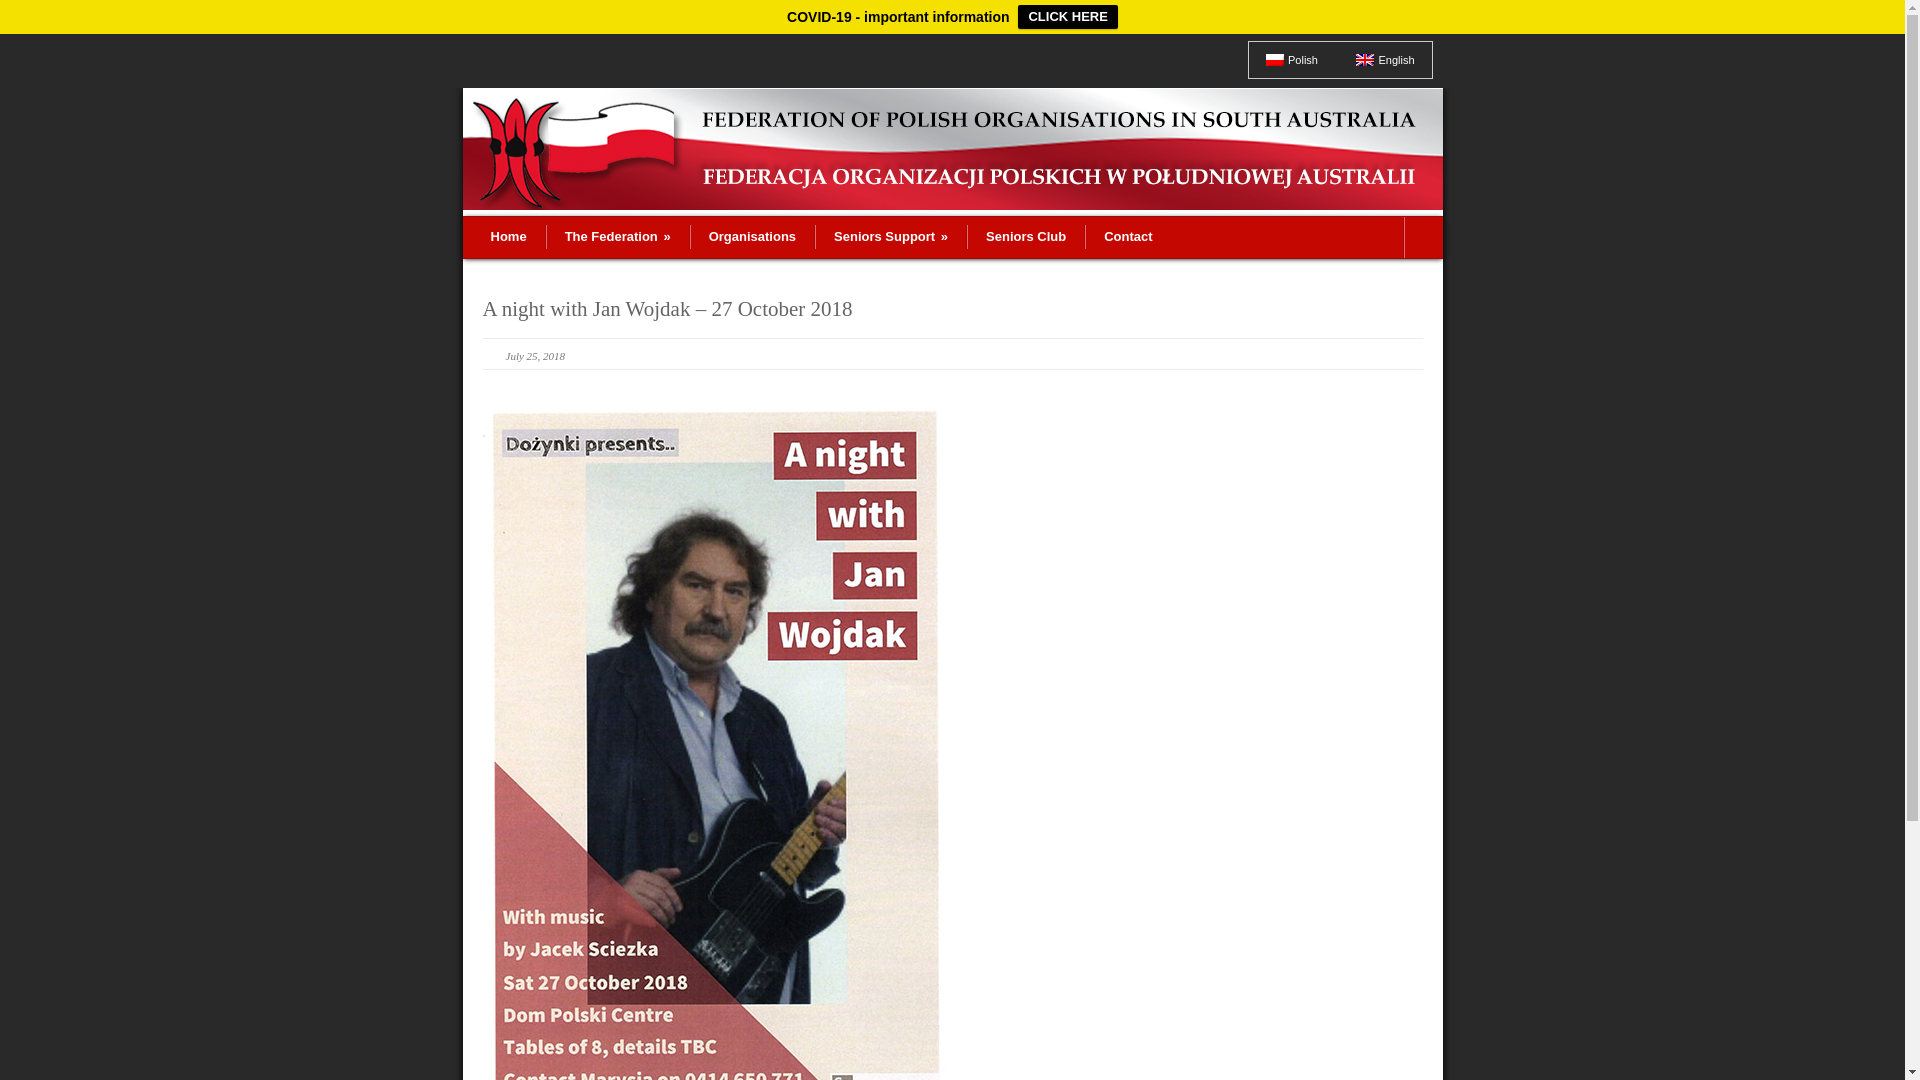 The height and width of the screenshot is (1080, 1920). What do you see at coordinates (1274, 59) in the screenshot?
I see `'polski'` at bounding box center [1274, 59].